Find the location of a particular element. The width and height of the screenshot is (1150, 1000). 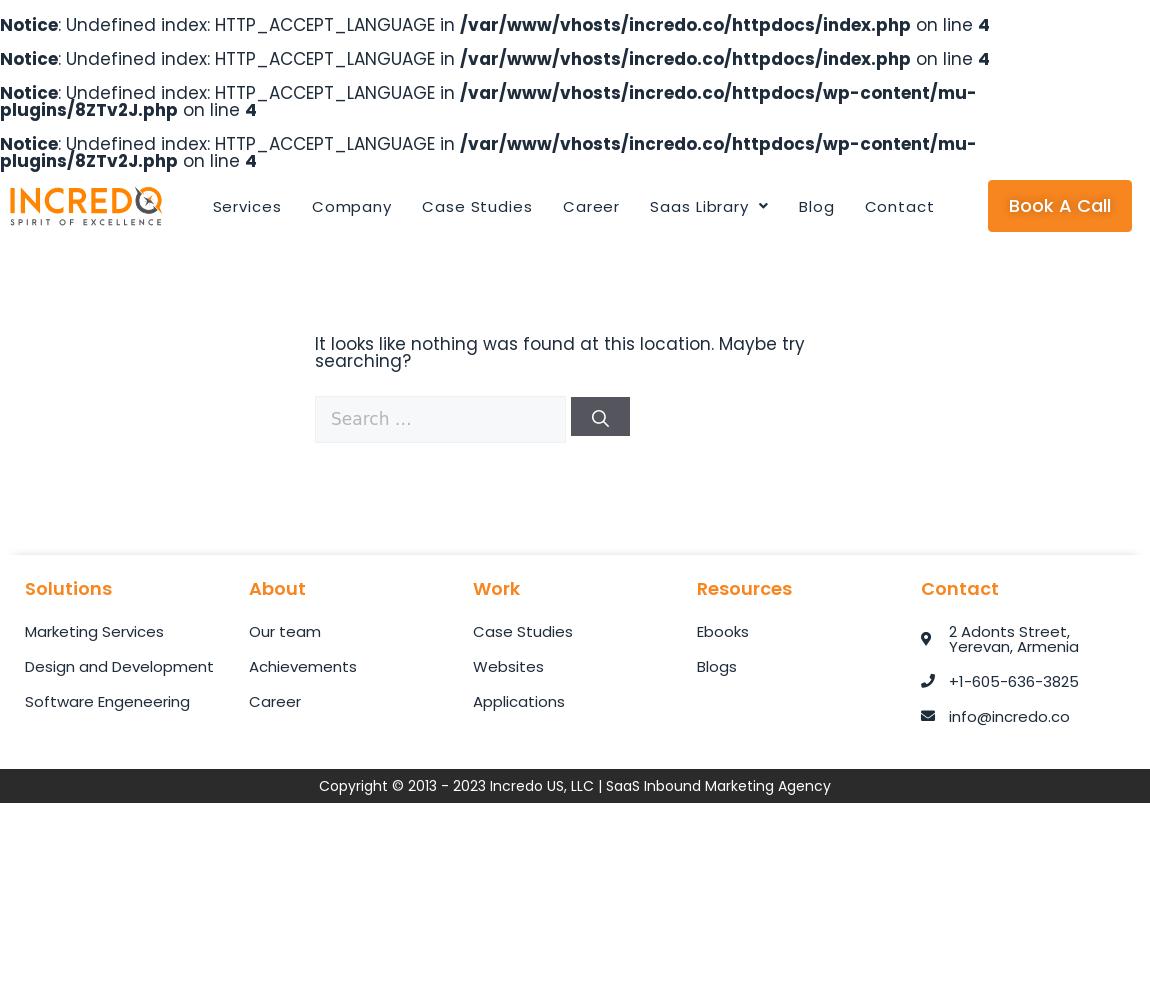

'Saas Library' is located at coordinates (648, 204).